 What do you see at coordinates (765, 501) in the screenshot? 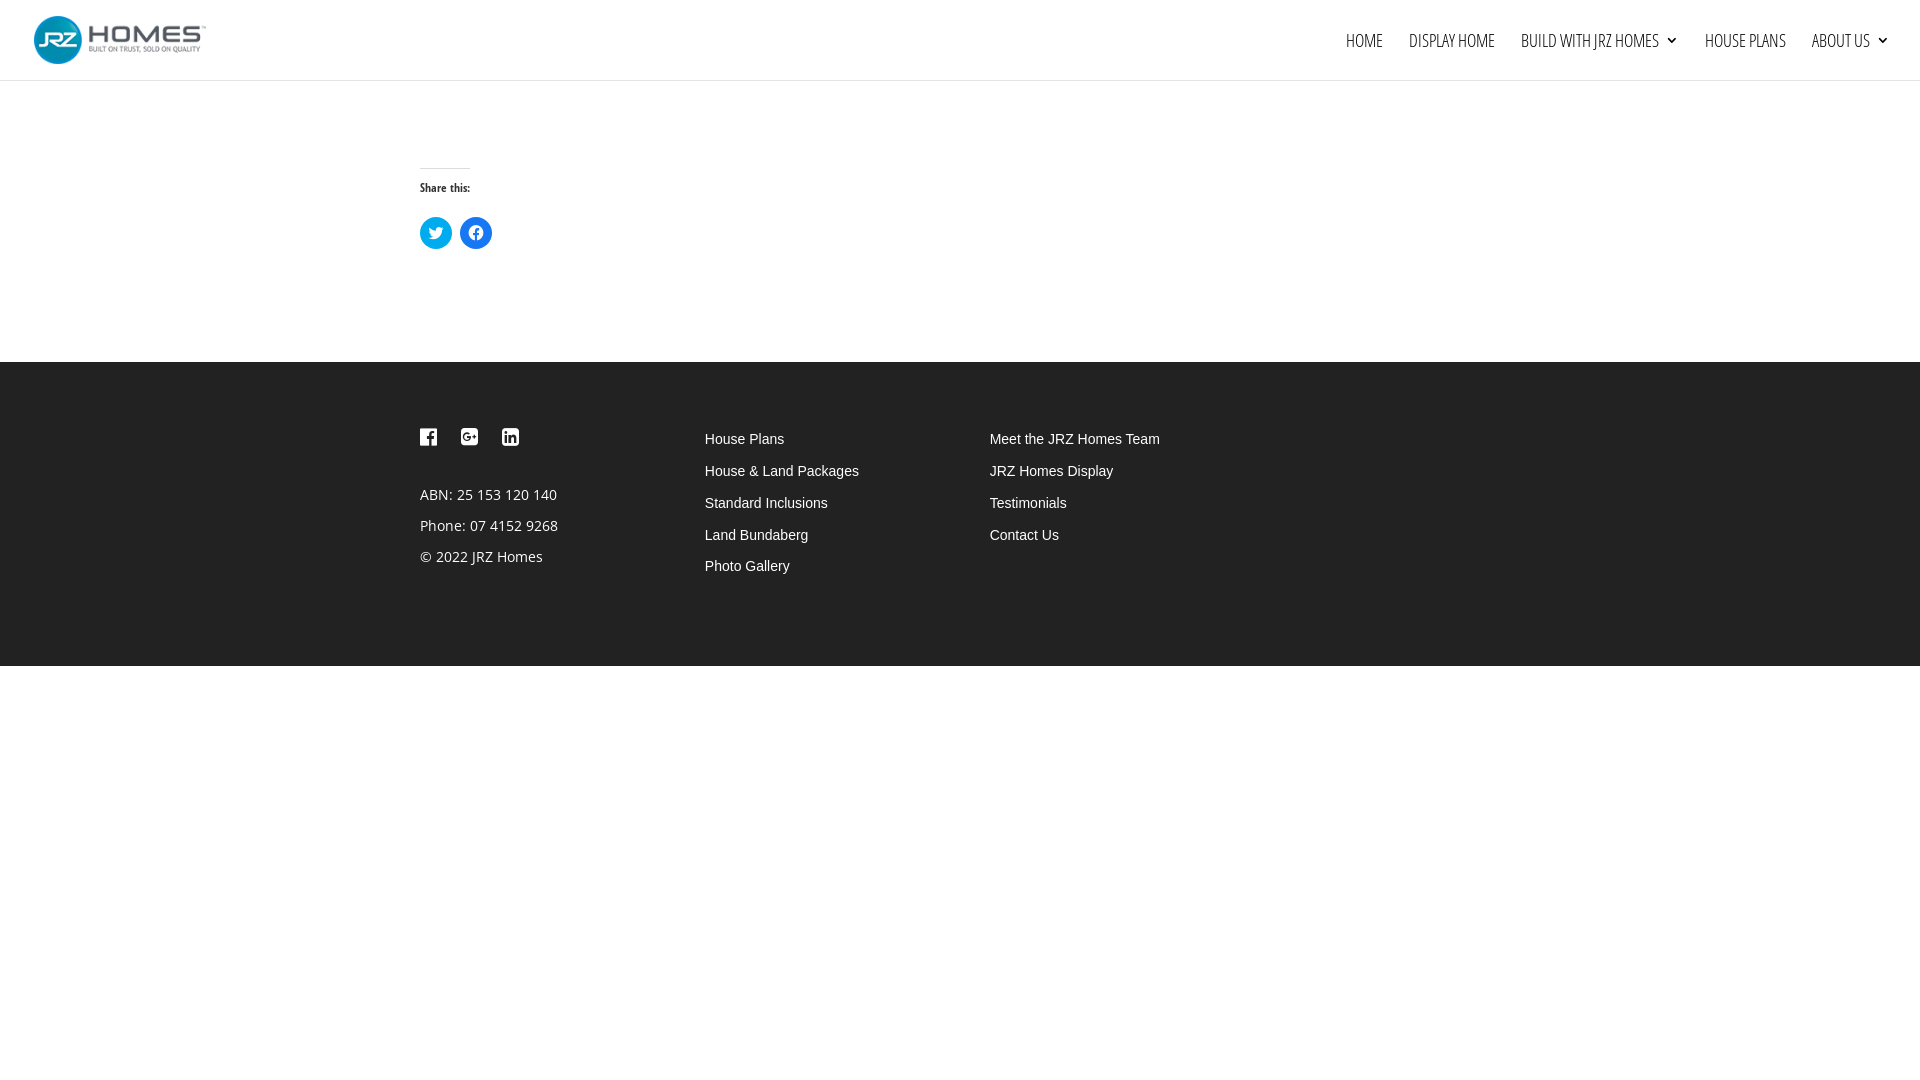
I see `'Standard Inclusions'` at bounding box center [765, 501].